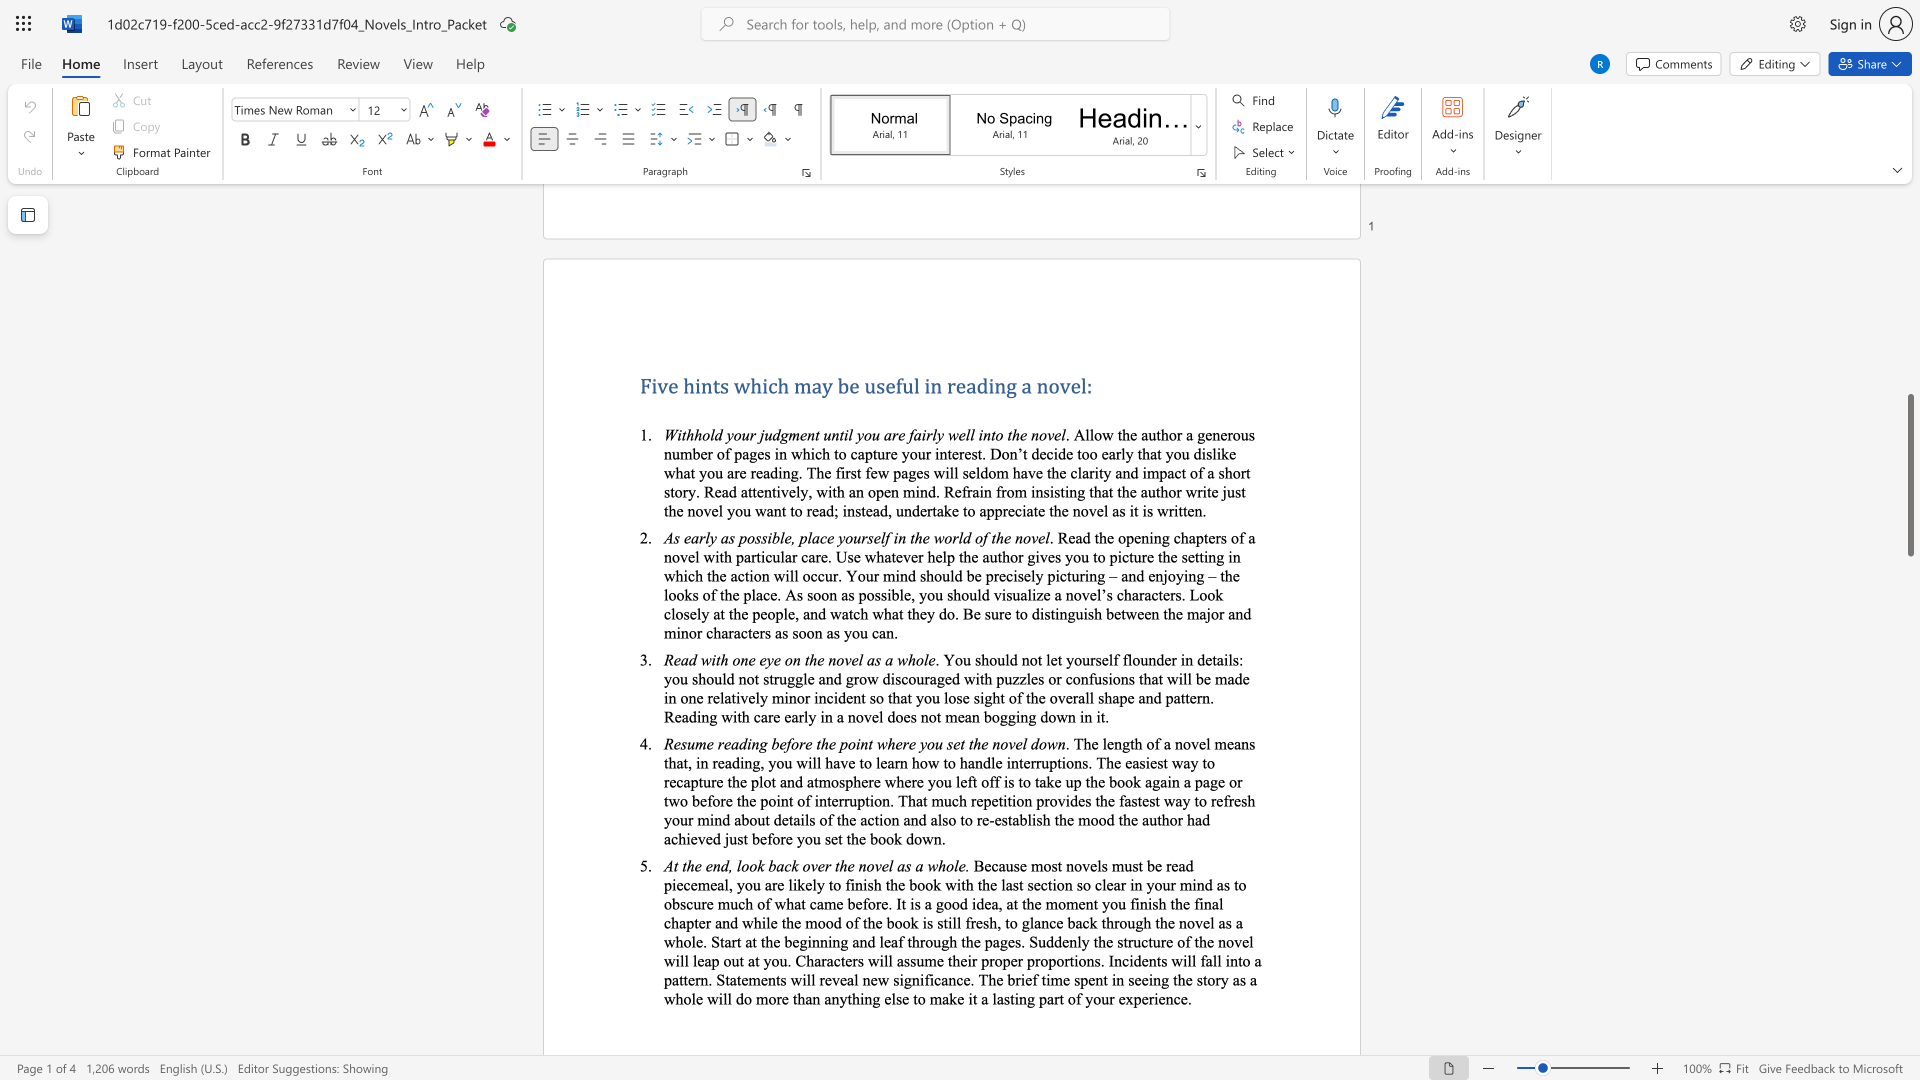  What do you see at coordinates (1909, 338) in the screenshot?
I see `the side scrollbar to bring the page up` at bounding box center [1909, 338].